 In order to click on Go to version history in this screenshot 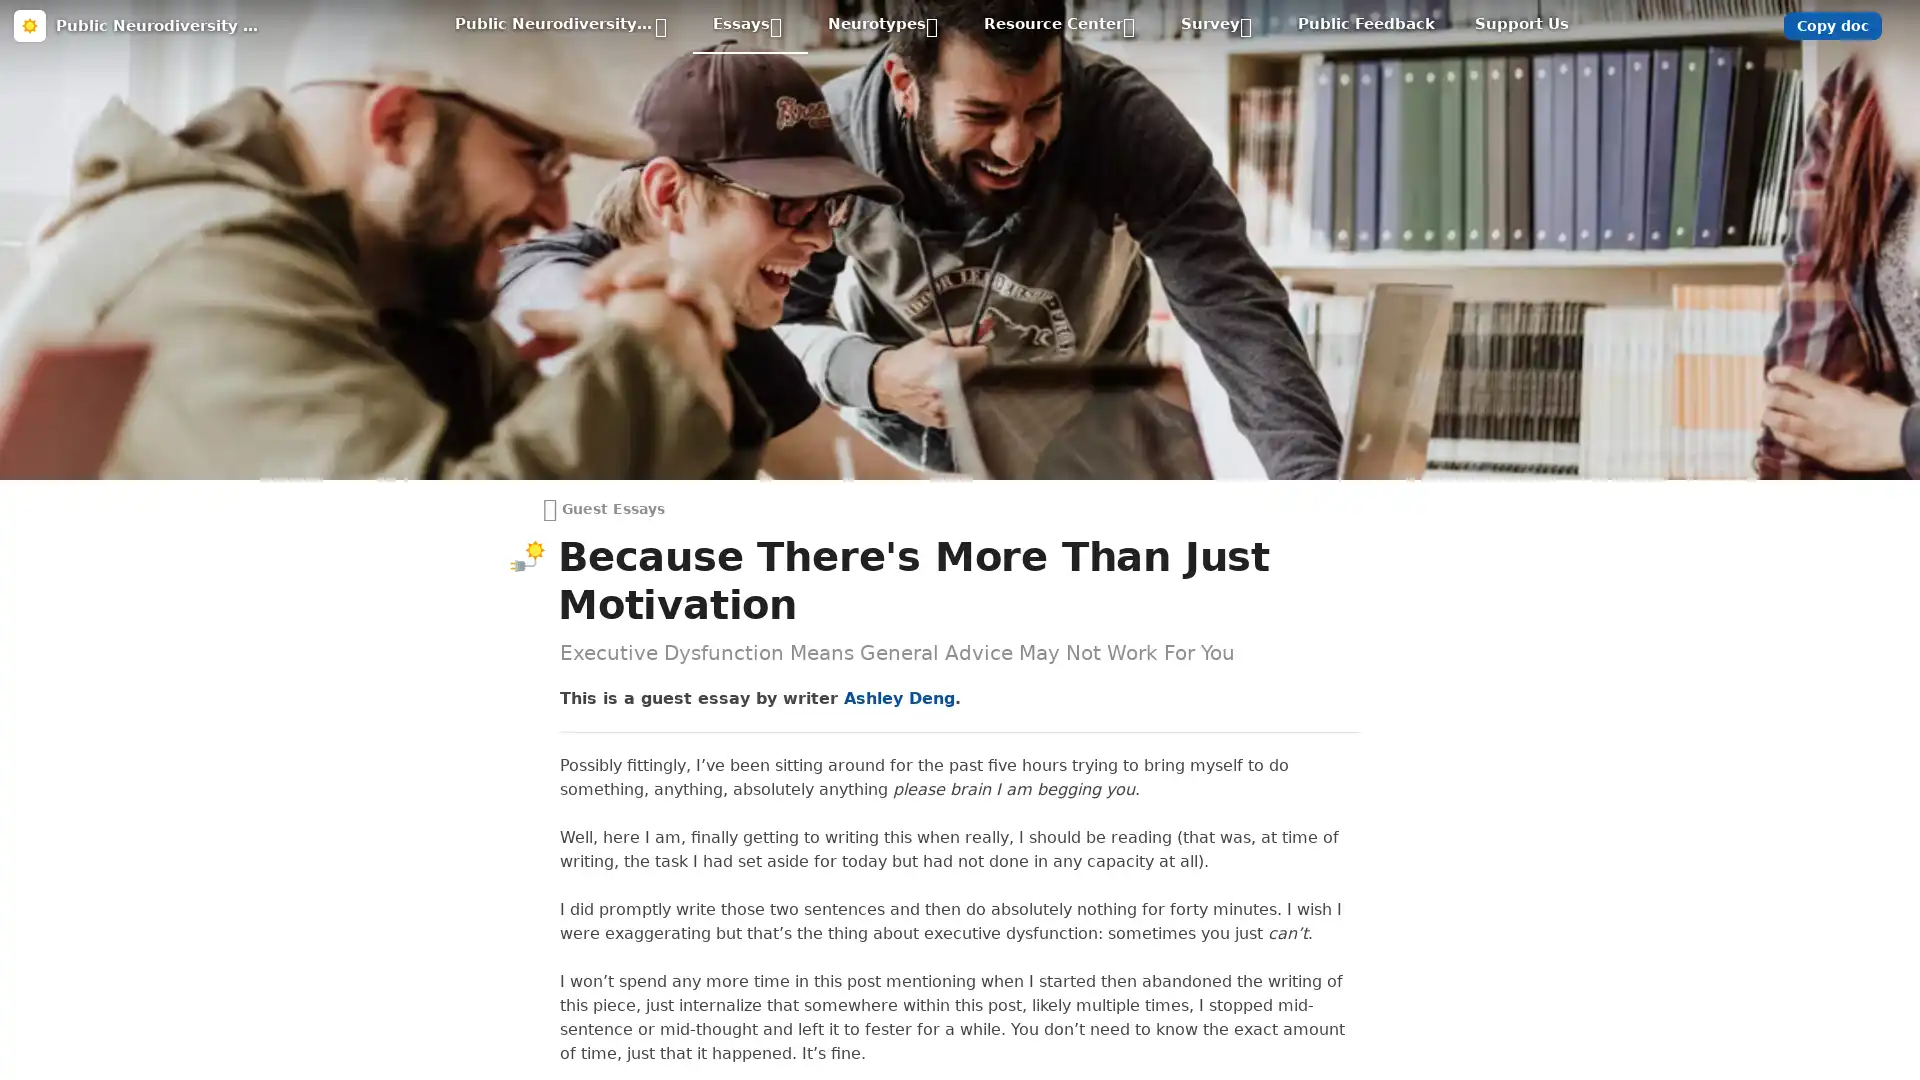, I will do `click(849, 249)`.